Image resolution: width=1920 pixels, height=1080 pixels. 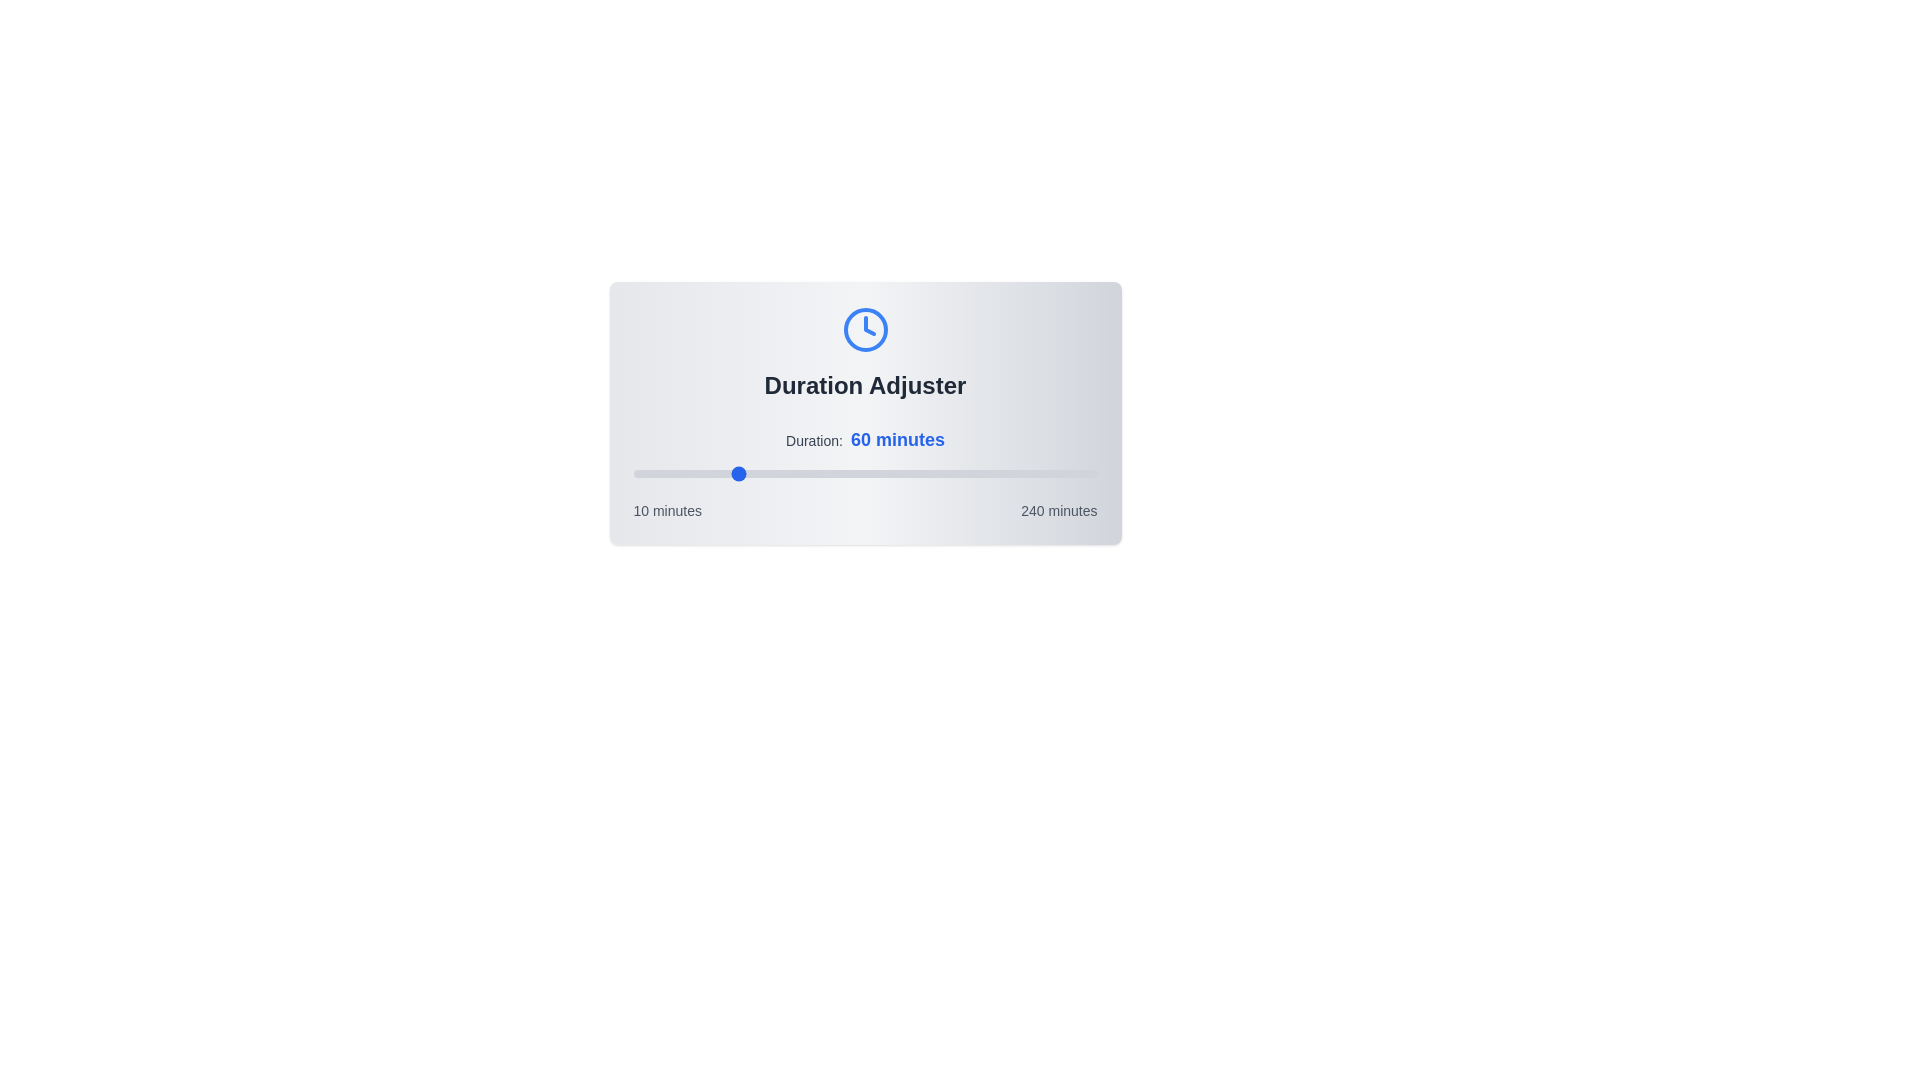 What do you see at coordinates (751, 474) in the screenshot?
I see `the duration slider to 69 minutes` at bounding box center [751, 474].